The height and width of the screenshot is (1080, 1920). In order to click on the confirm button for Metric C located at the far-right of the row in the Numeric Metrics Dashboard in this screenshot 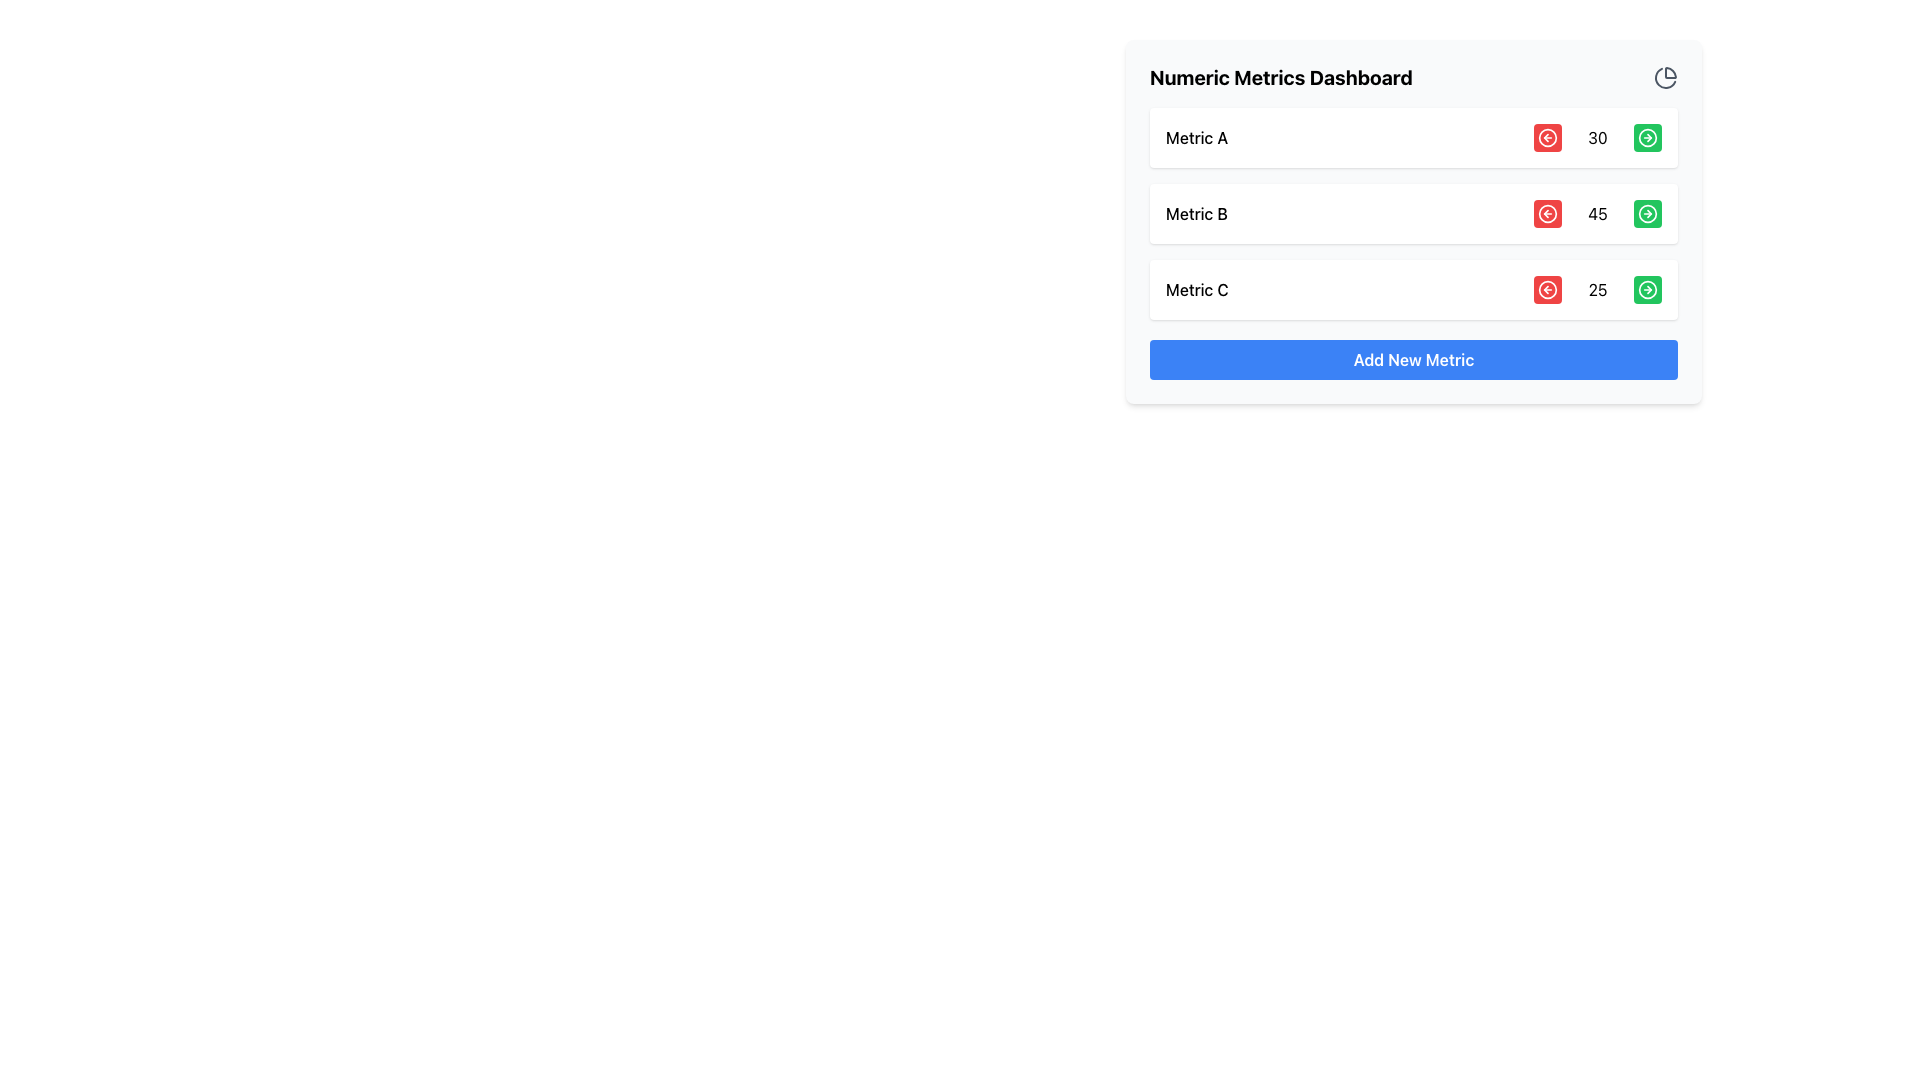, I will do `click(1647, 289)`.